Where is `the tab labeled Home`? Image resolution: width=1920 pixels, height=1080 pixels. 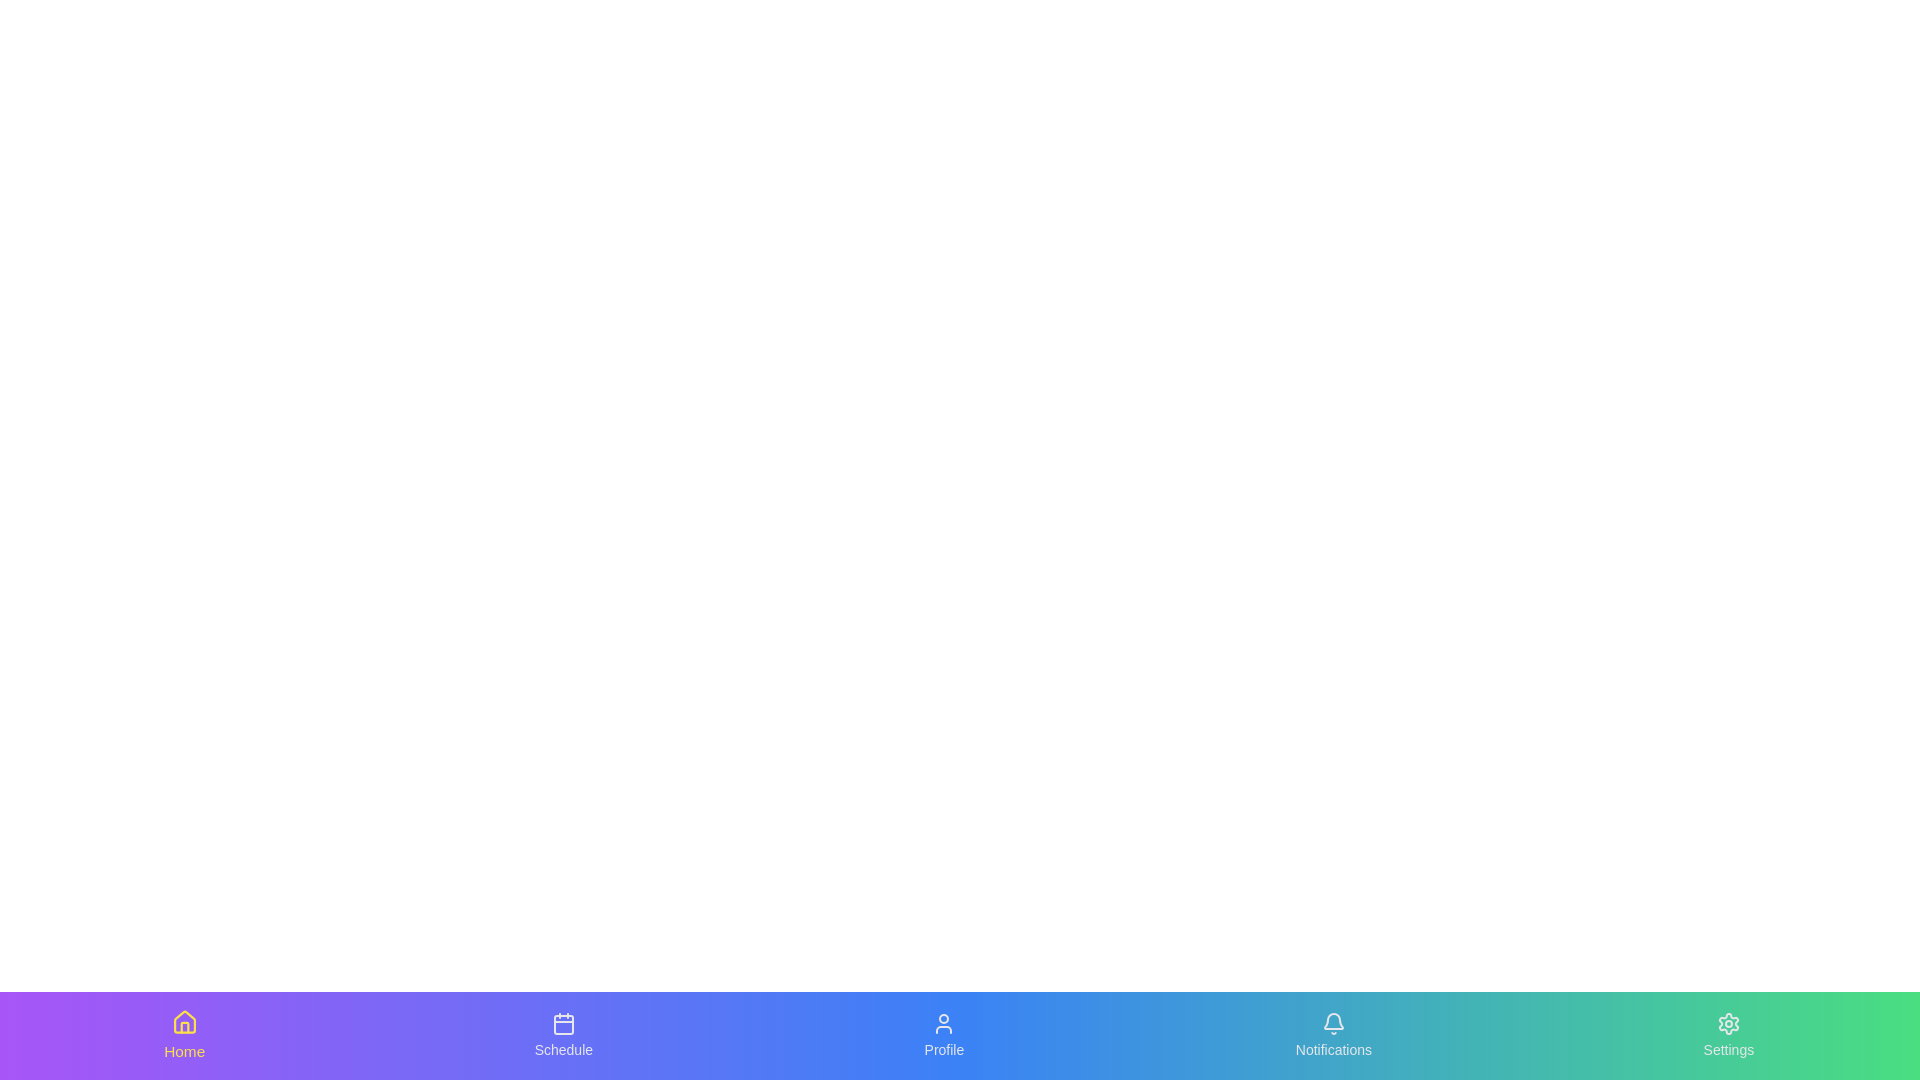 the tab labeled Home is located at coordinates (183, 1035).